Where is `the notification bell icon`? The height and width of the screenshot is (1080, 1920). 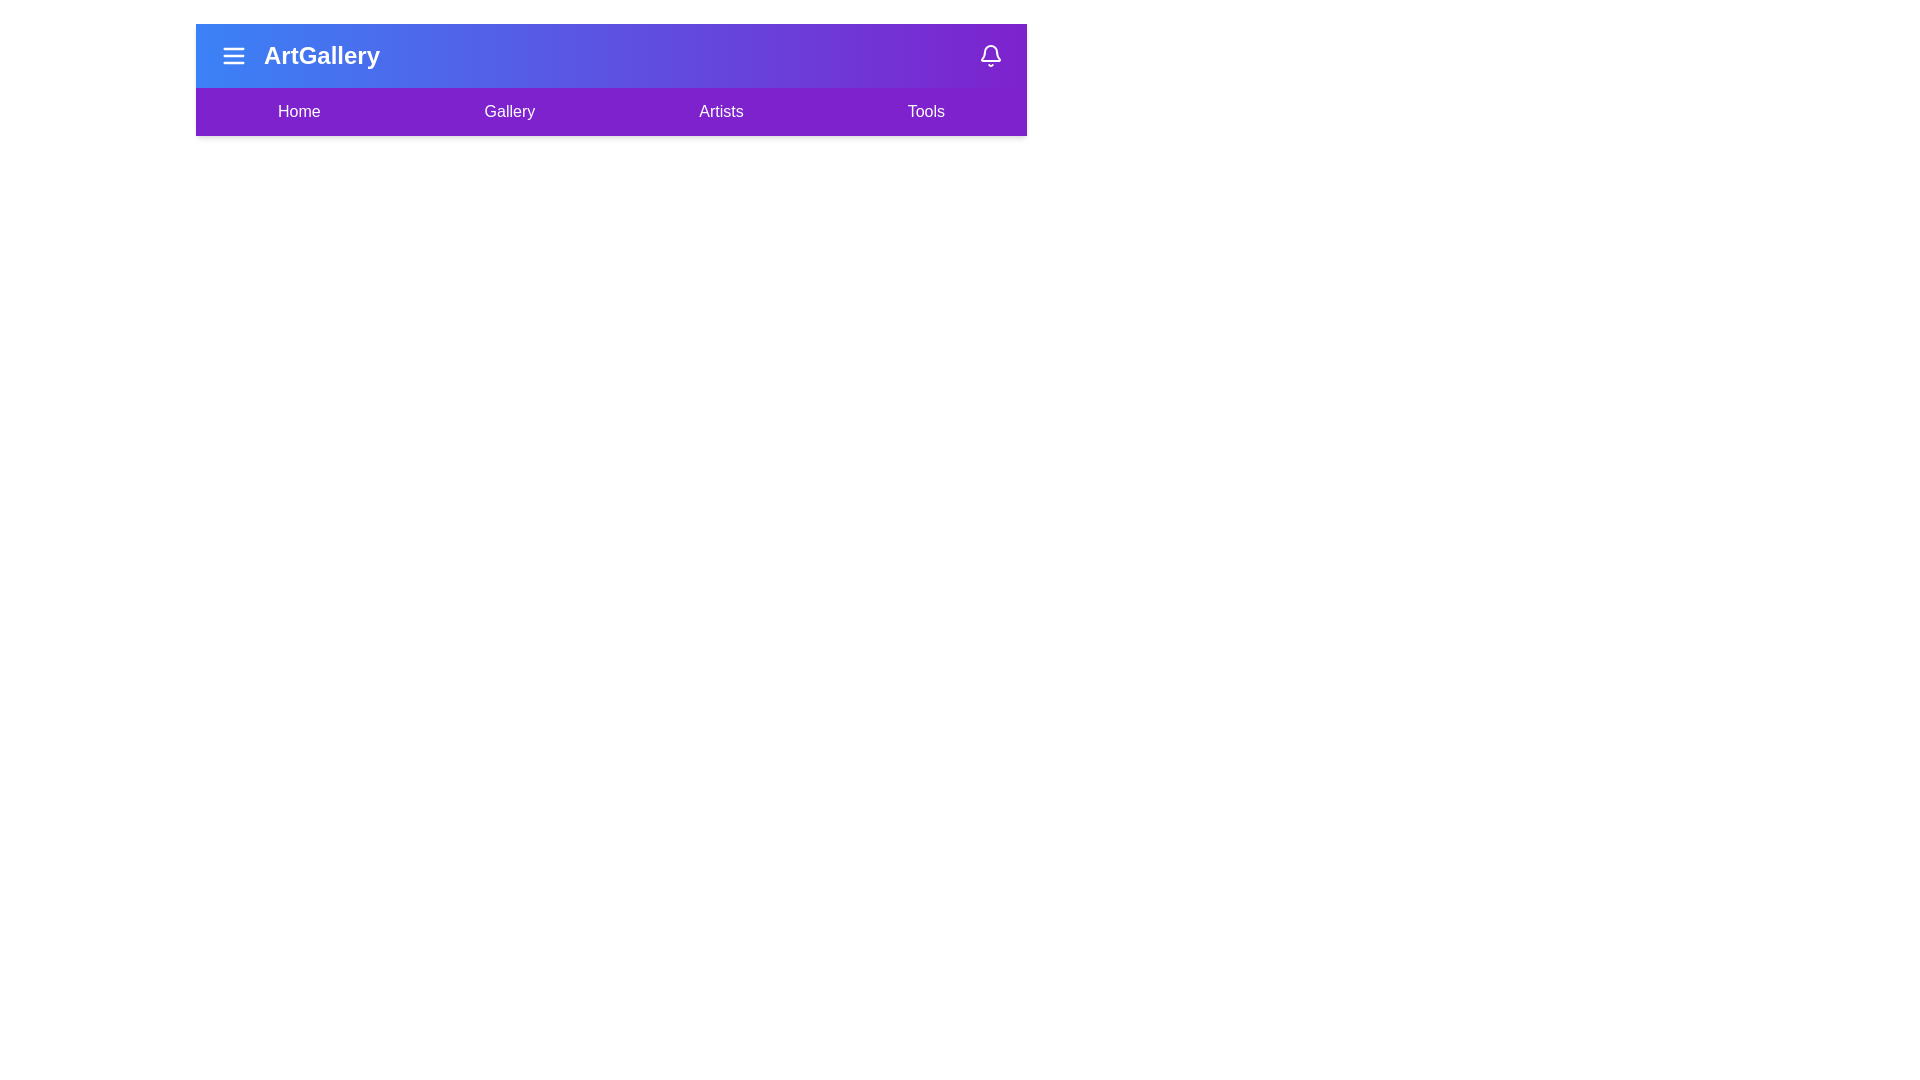
the notification bell icon is located at coordinates (990, 55).